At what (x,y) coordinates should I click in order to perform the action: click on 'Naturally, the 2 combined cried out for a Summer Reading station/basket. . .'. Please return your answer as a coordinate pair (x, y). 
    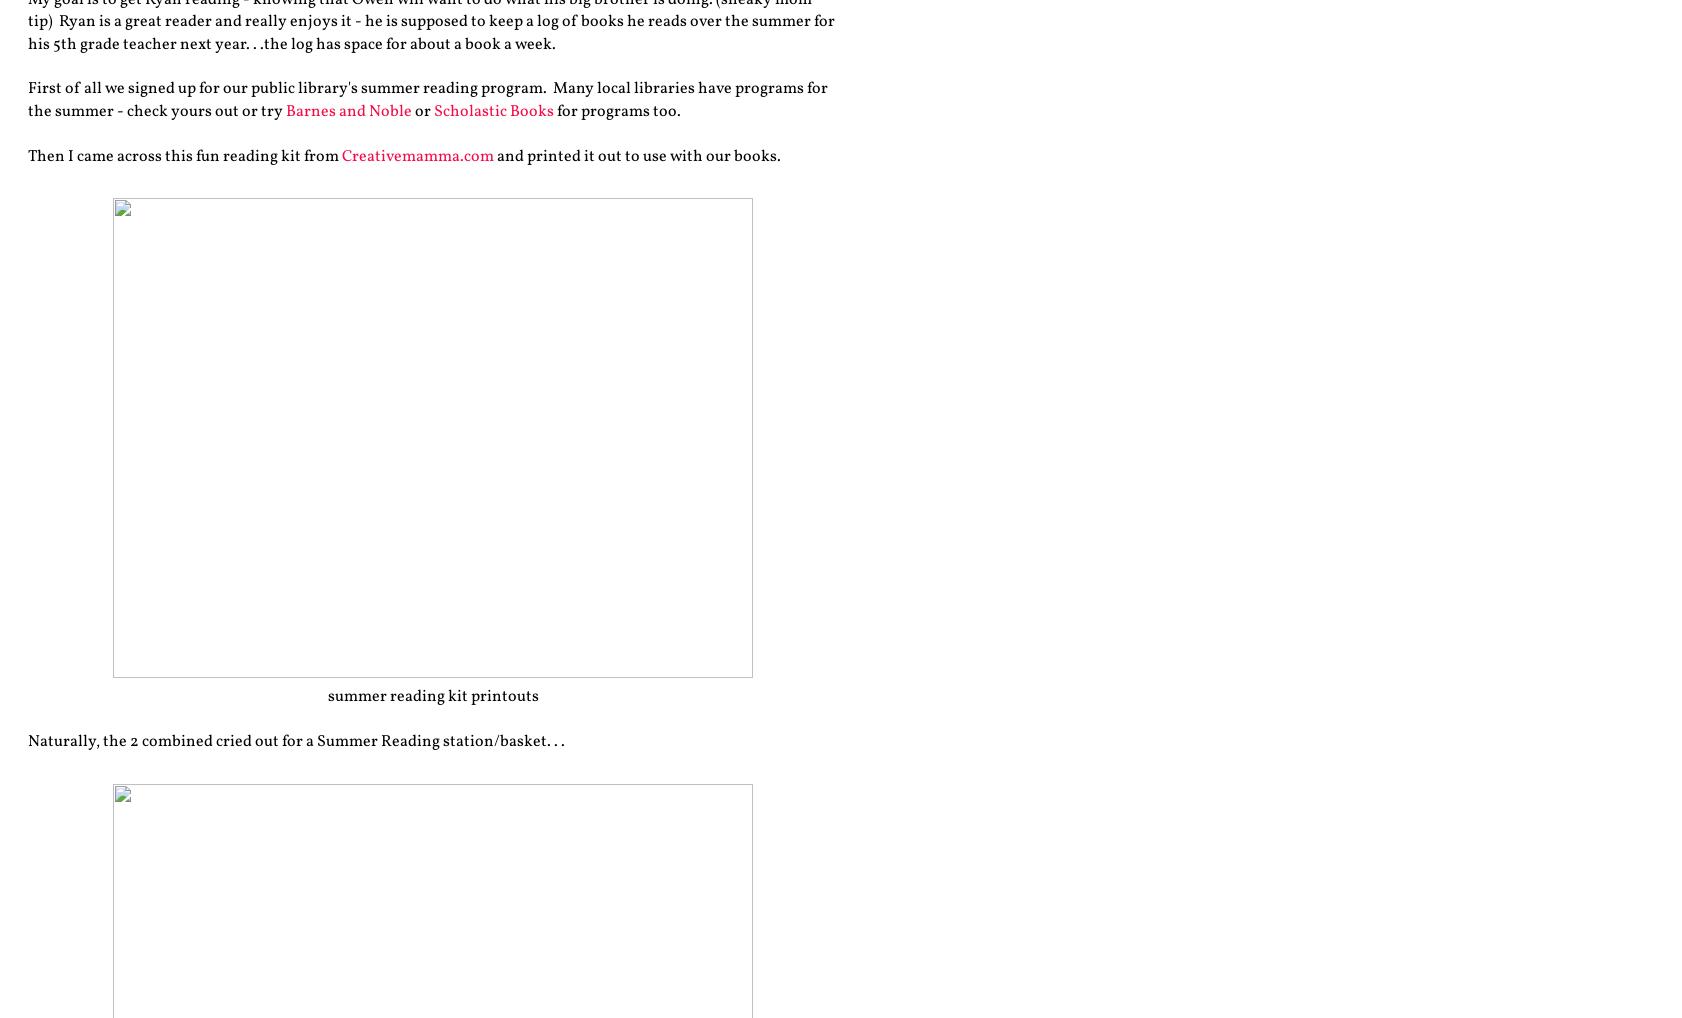
    Looking at the image, I should click on (295, 741).